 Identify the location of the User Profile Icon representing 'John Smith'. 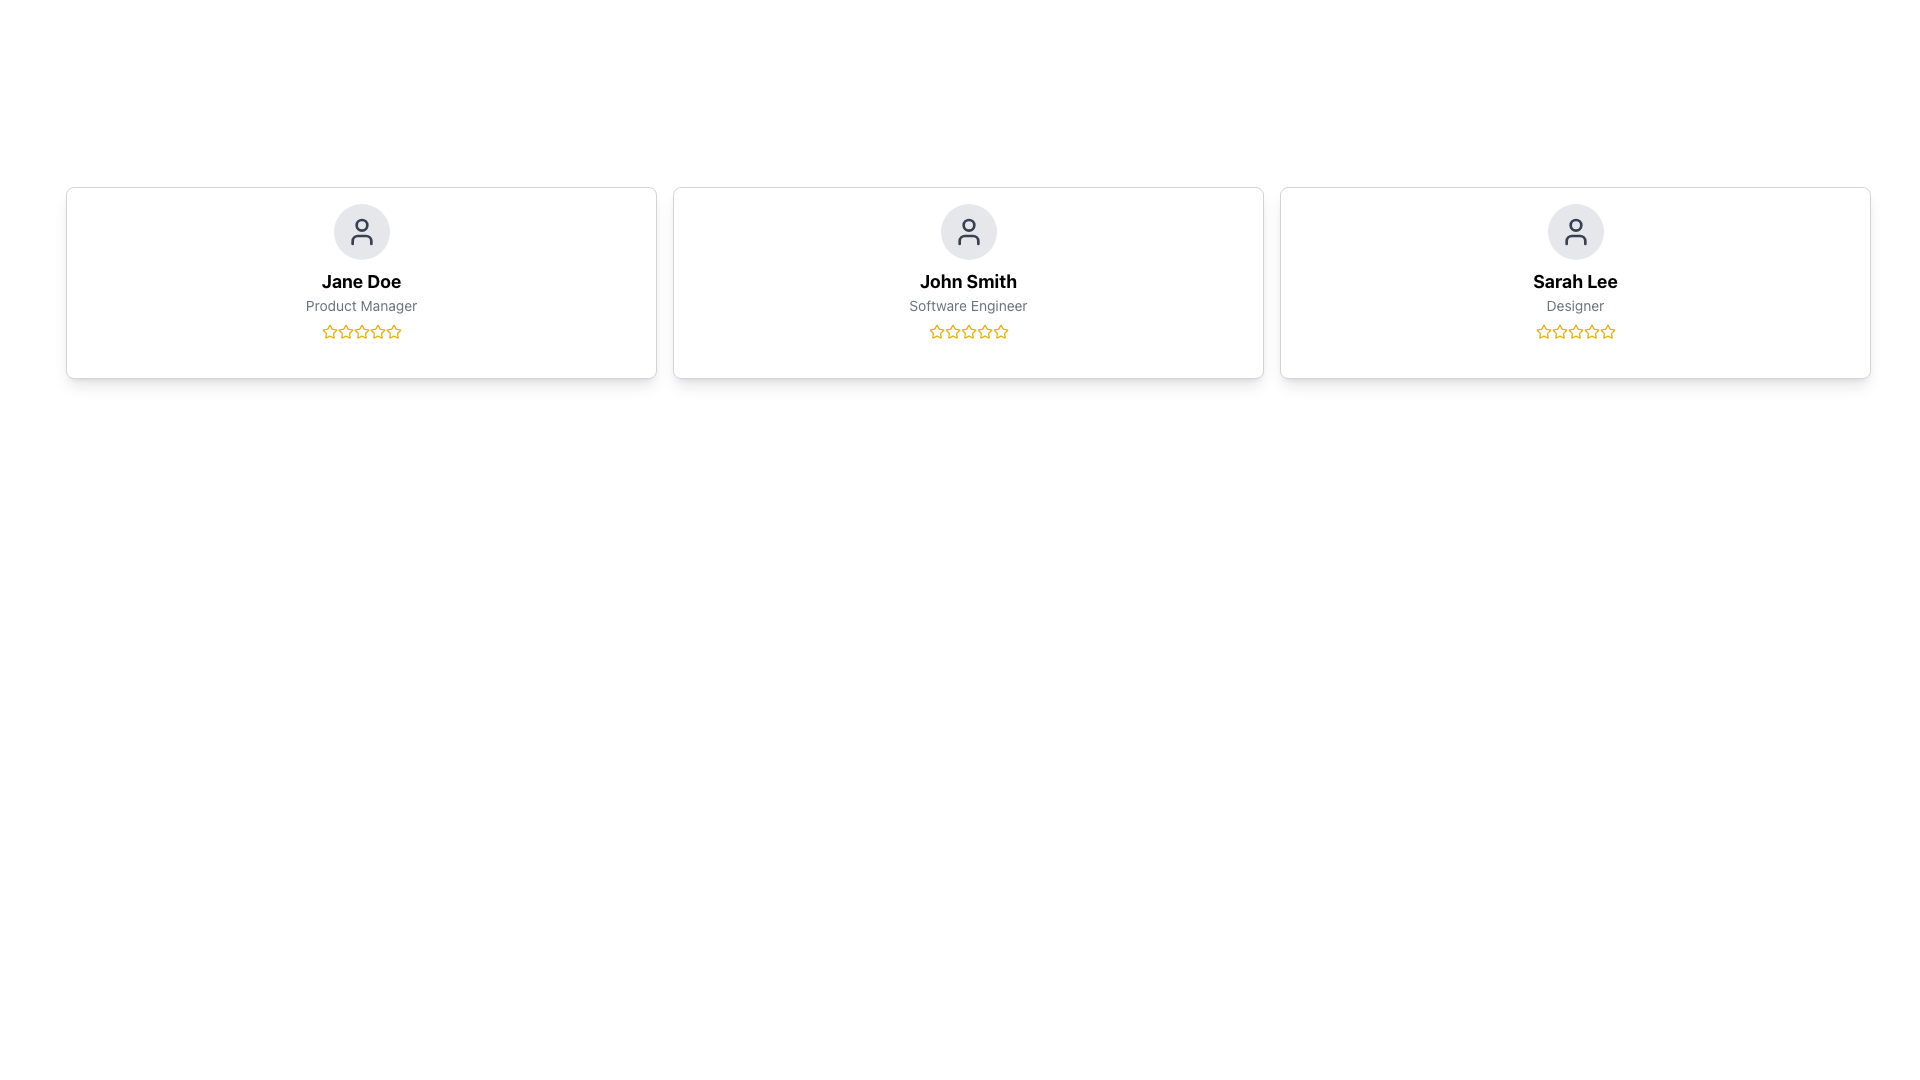
(968, 230).